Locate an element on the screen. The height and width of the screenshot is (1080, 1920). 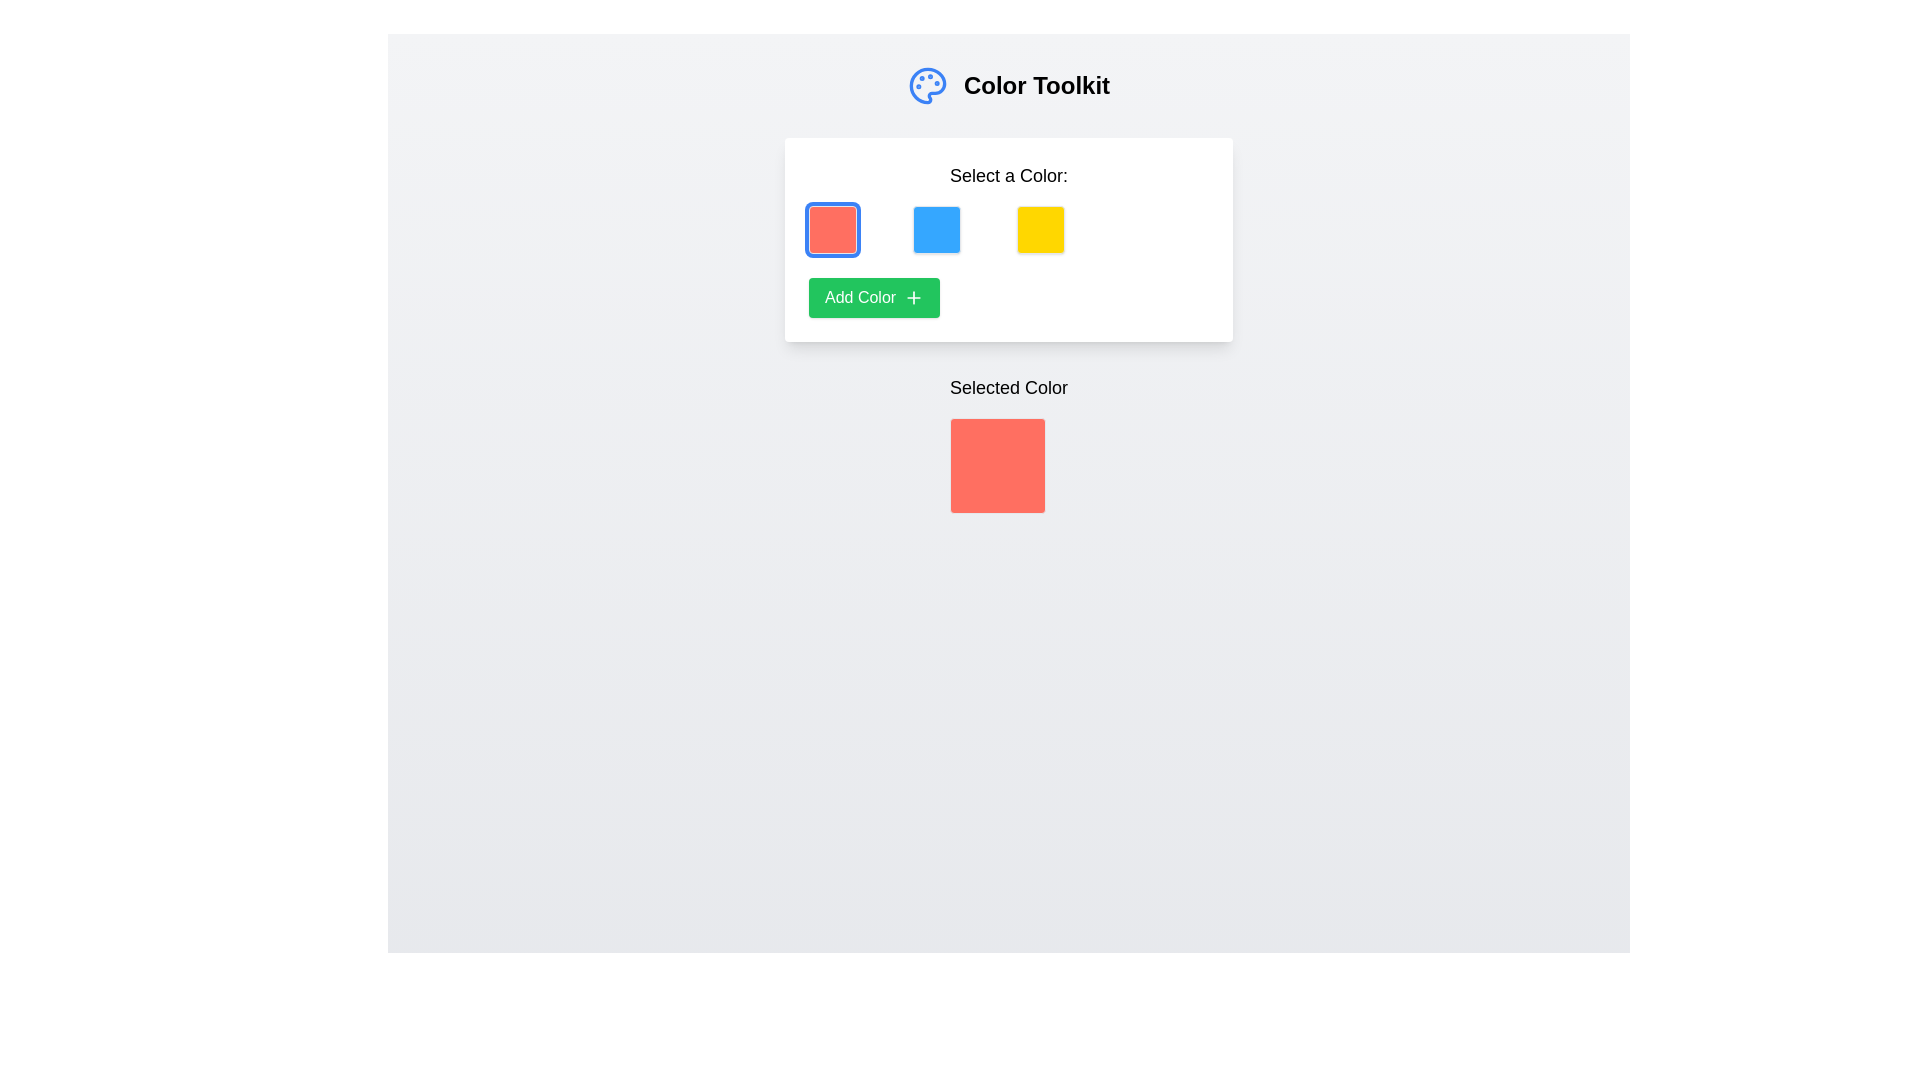
text header 'Color Toolkit' which is bold and larger in font size, positioned to the right of an icon resembling a palette is located at coordinates (1036, 84).